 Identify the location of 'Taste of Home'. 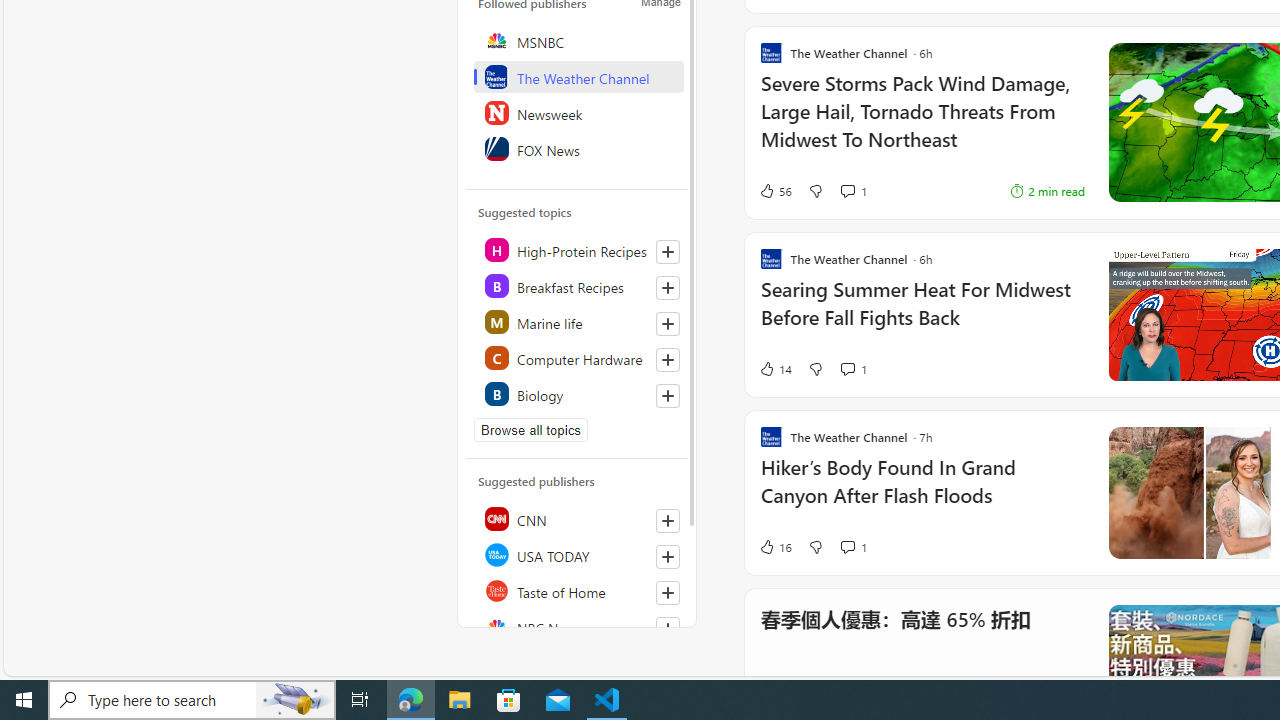
(577, 590).